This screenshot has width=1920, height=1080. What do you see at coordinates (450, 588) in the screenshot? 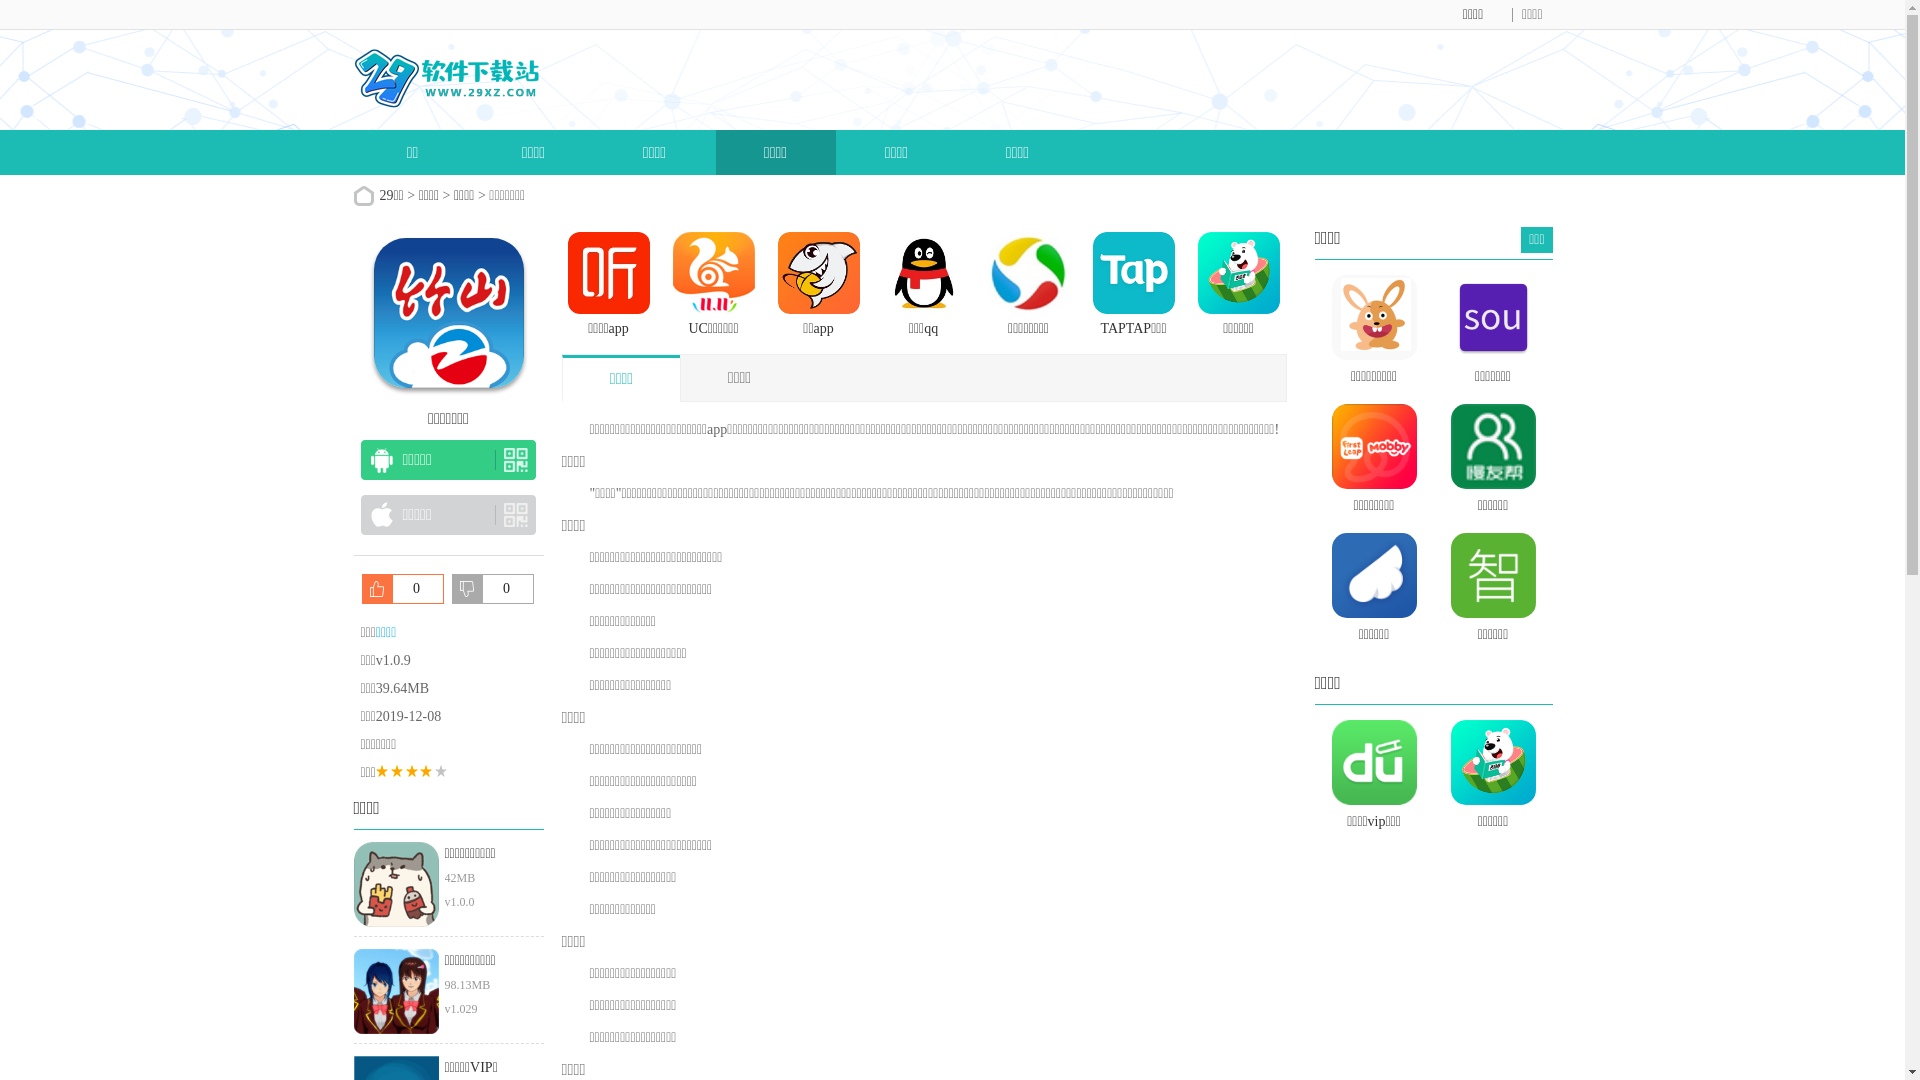
I see `'0'` at bounding box center [450, 588].